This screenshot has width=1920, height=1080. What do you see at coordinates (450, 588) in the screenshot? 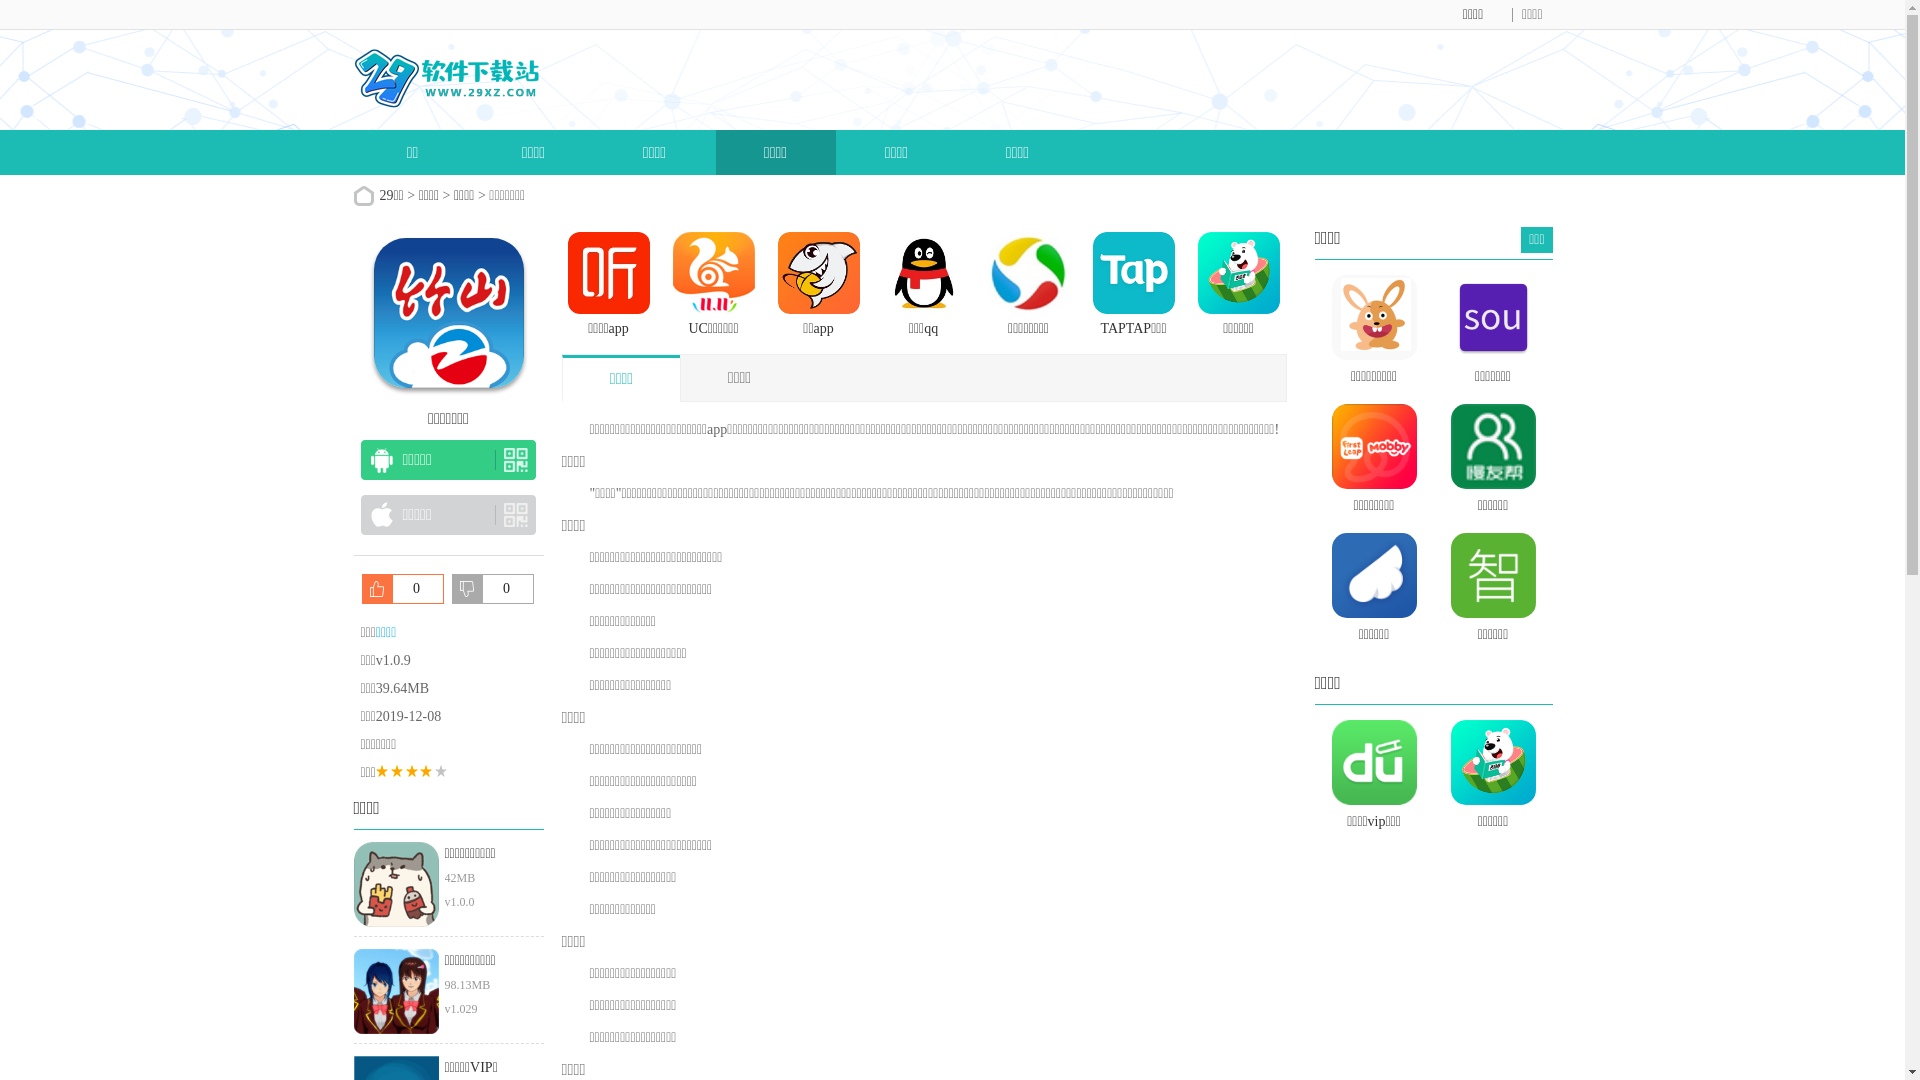
I see `'0'` at bounding box center [450, 588].